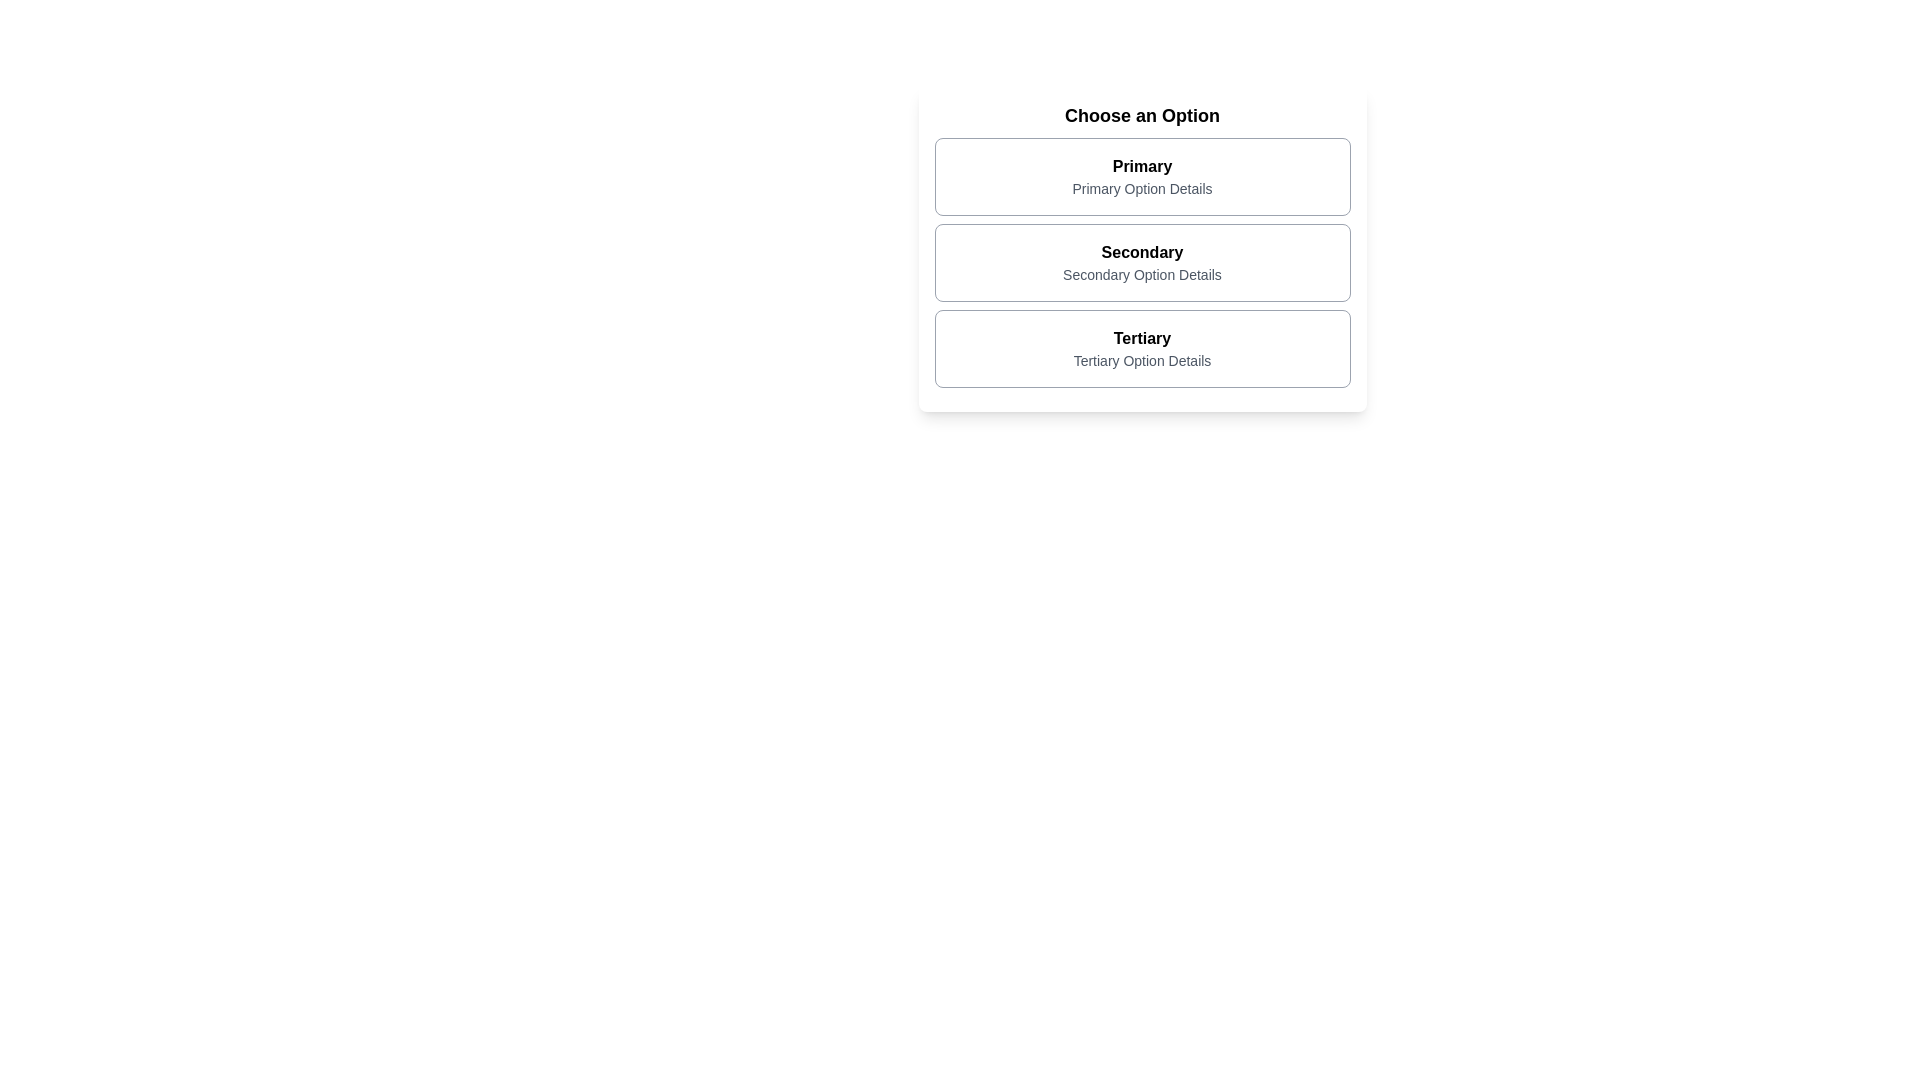 This screenshot has width=1920, height=1080. Describe the element at coordinates (1142, 361) in the screenshot. I see `the Text Label that provides additional details for the 'Tertiary' option in the UI, located below the title 'Tertiary'` at that location.